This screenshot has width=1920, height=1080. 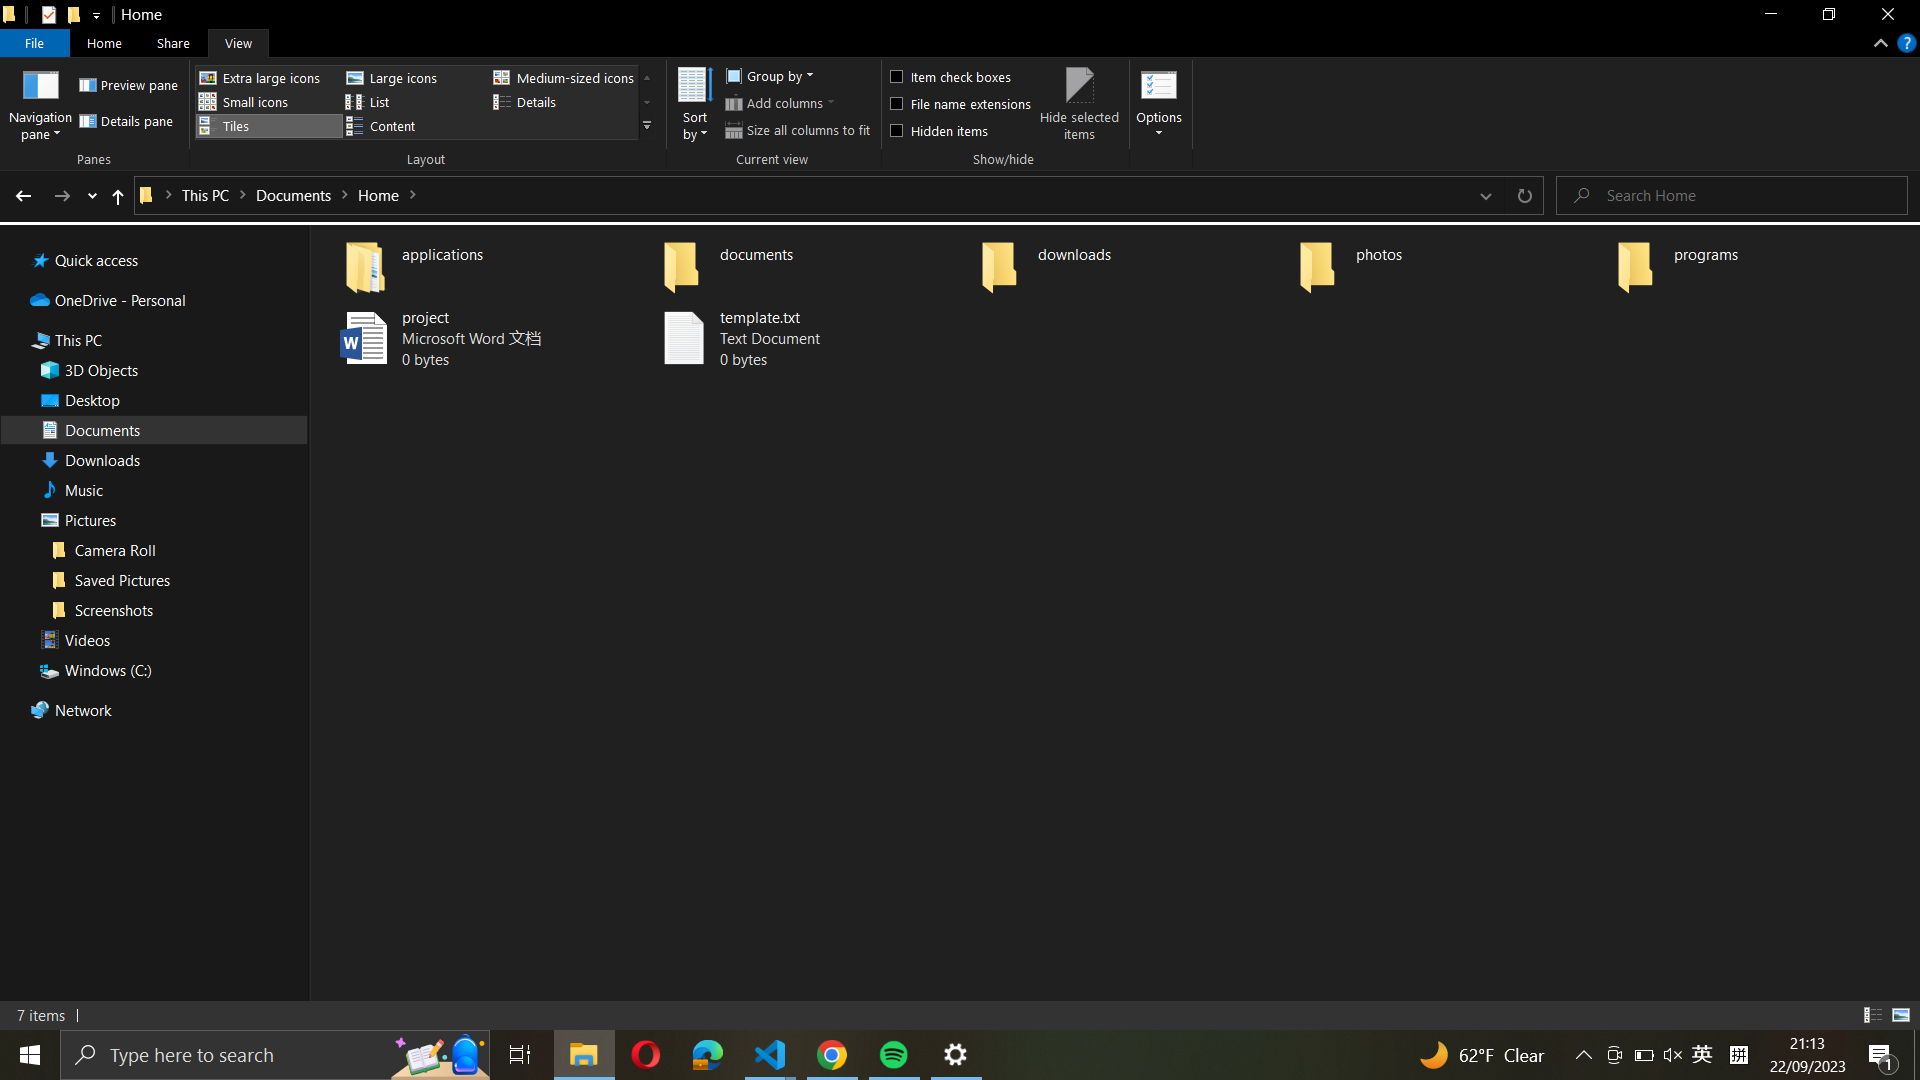 I want to click on the "photos" folder to create and name a new folder as "vacation", so click(x=1449, y=261).